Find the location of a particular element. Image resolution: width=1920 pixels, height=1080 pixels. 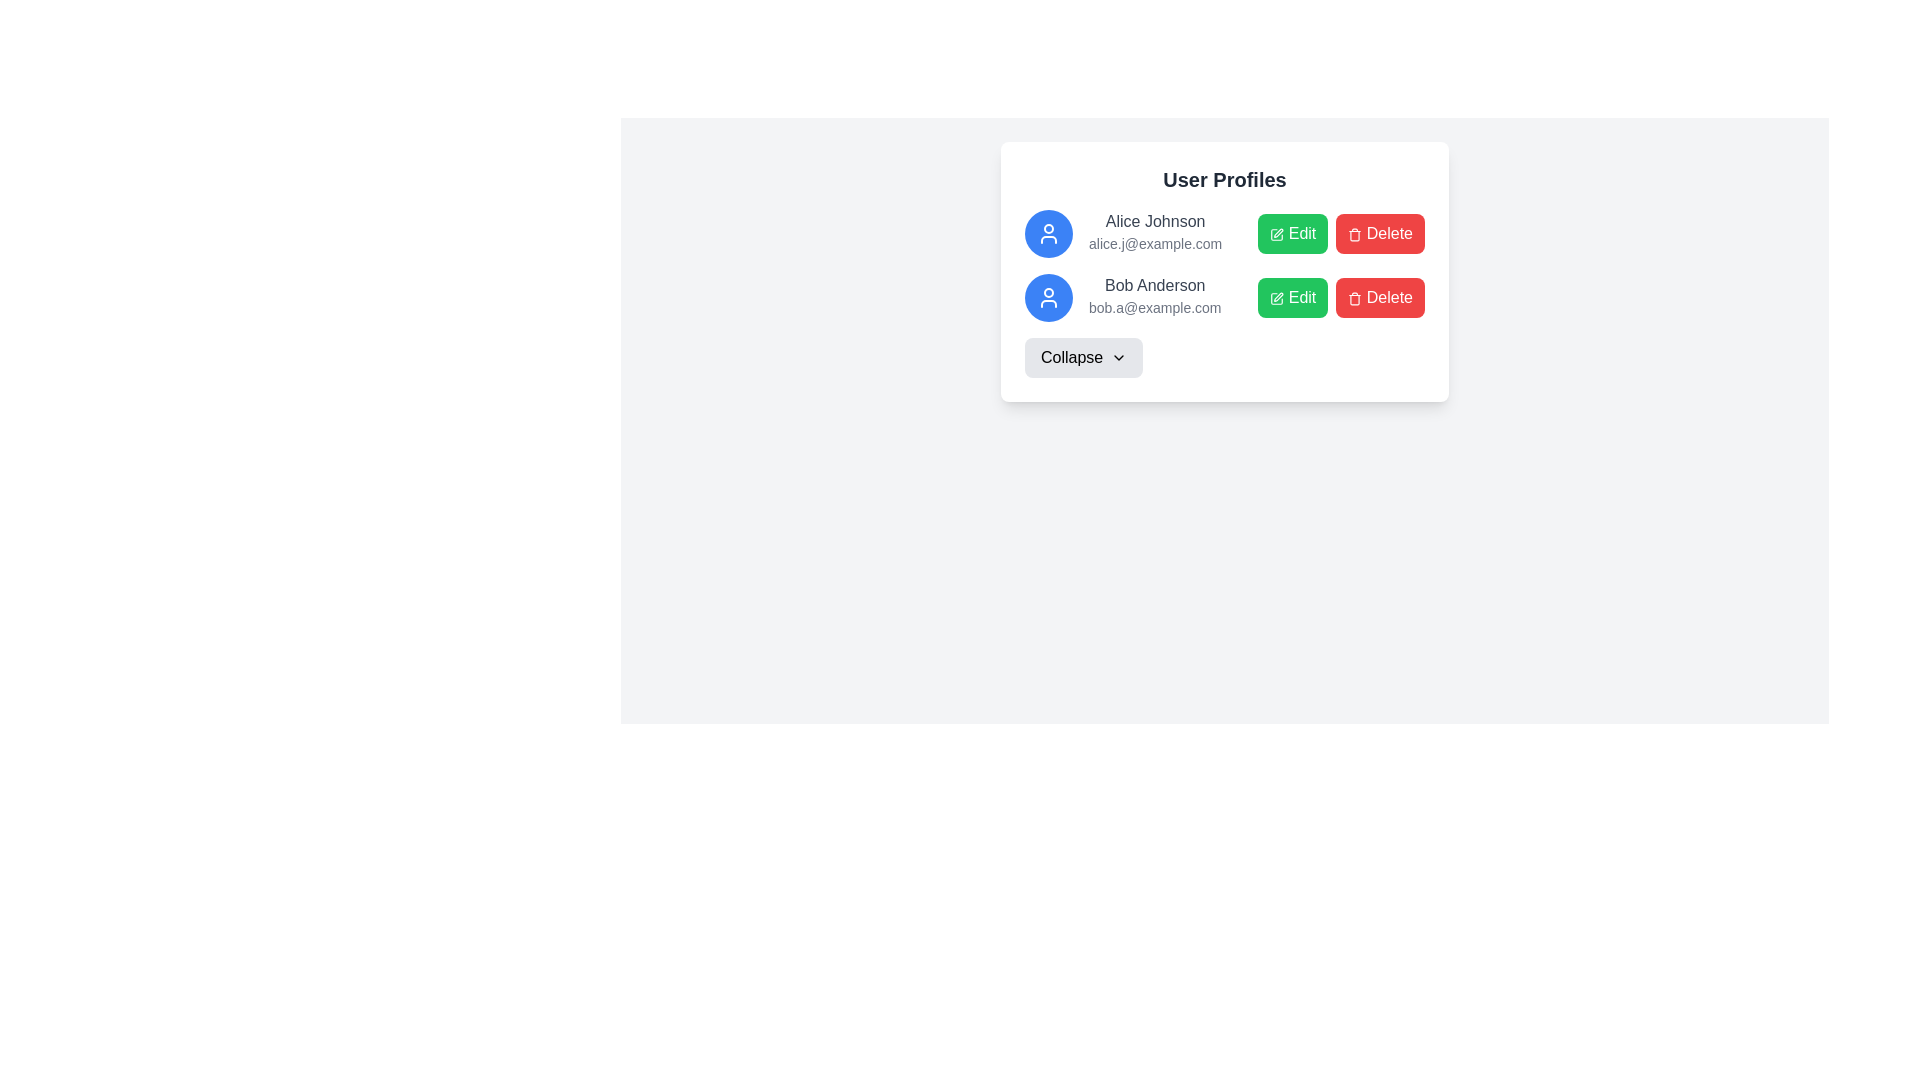

the delete button icon to execute the delete operation for the user profile is located at coordinates (1355, 298).